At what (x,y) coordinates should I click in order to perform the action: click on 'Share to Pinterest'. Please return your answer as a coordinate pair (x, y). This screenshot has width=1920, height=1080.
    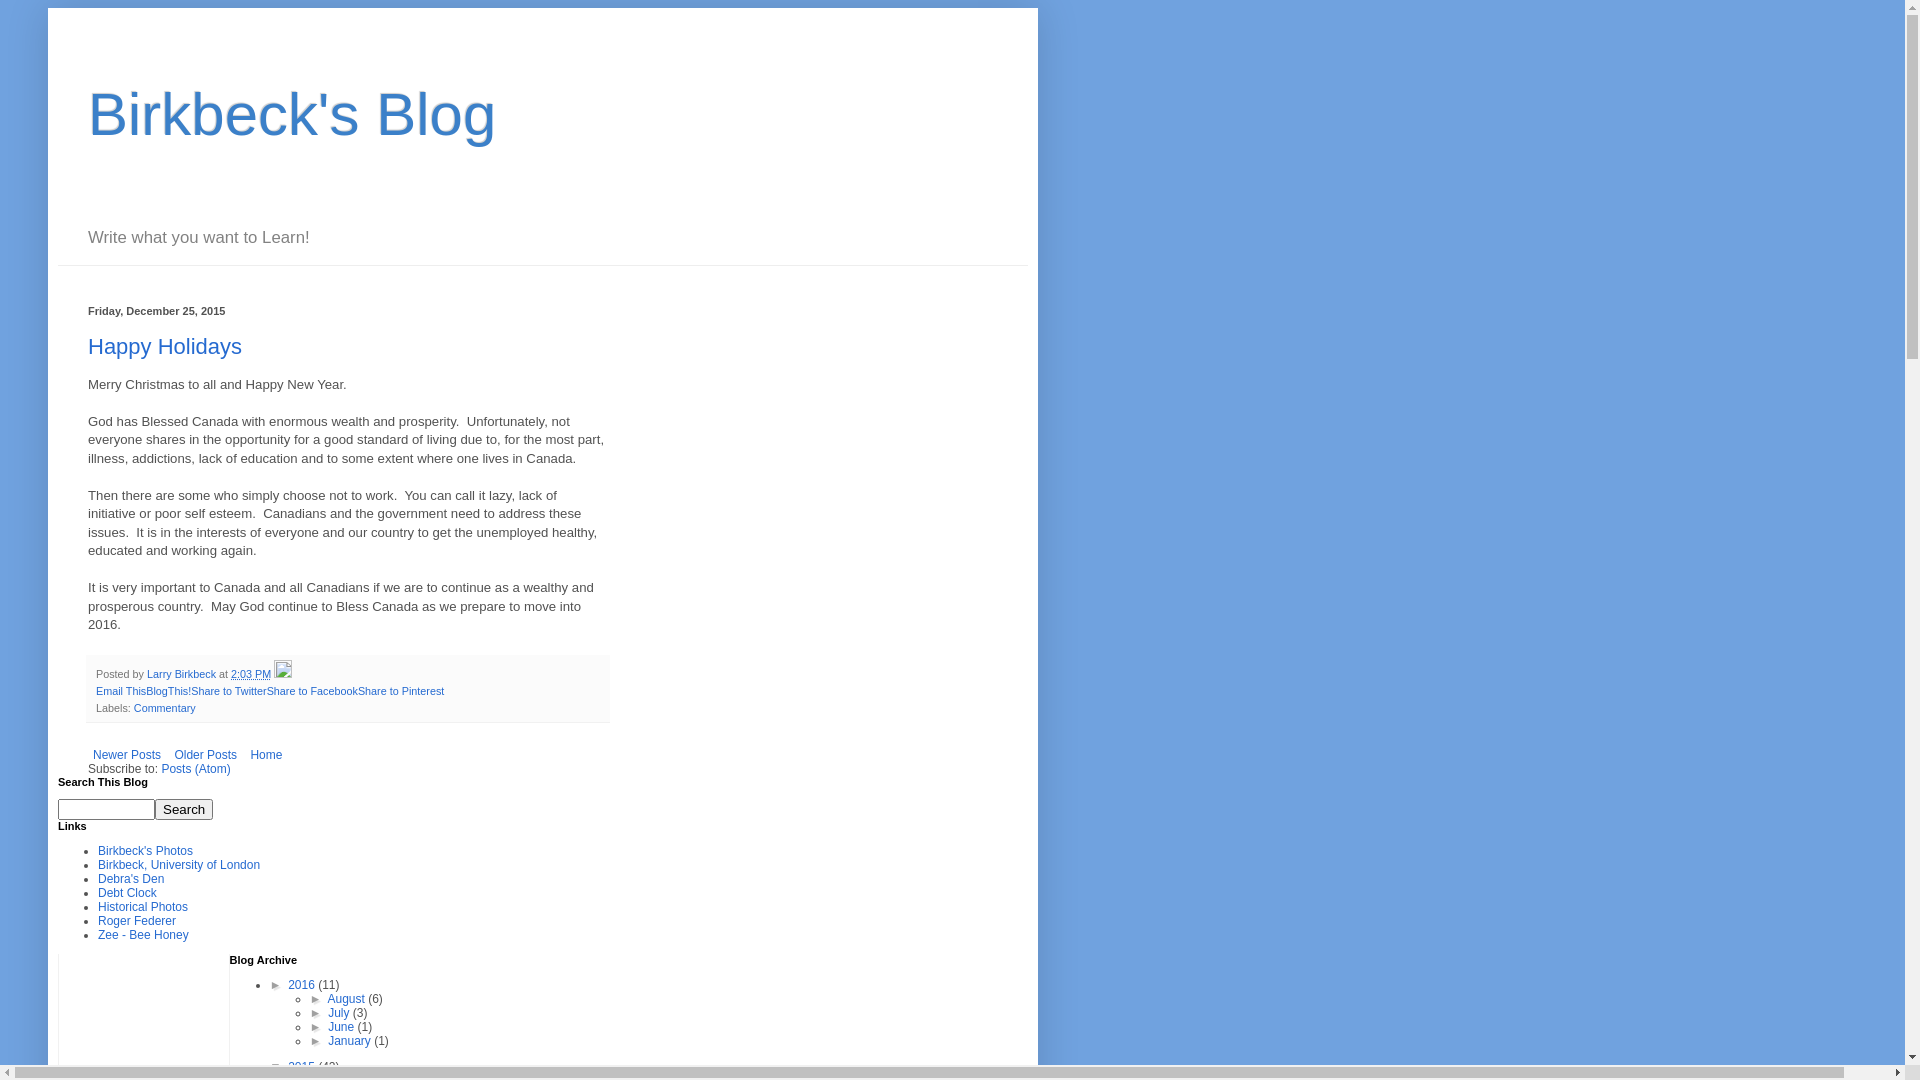
    Looking at the image, I should click on (400, 689).